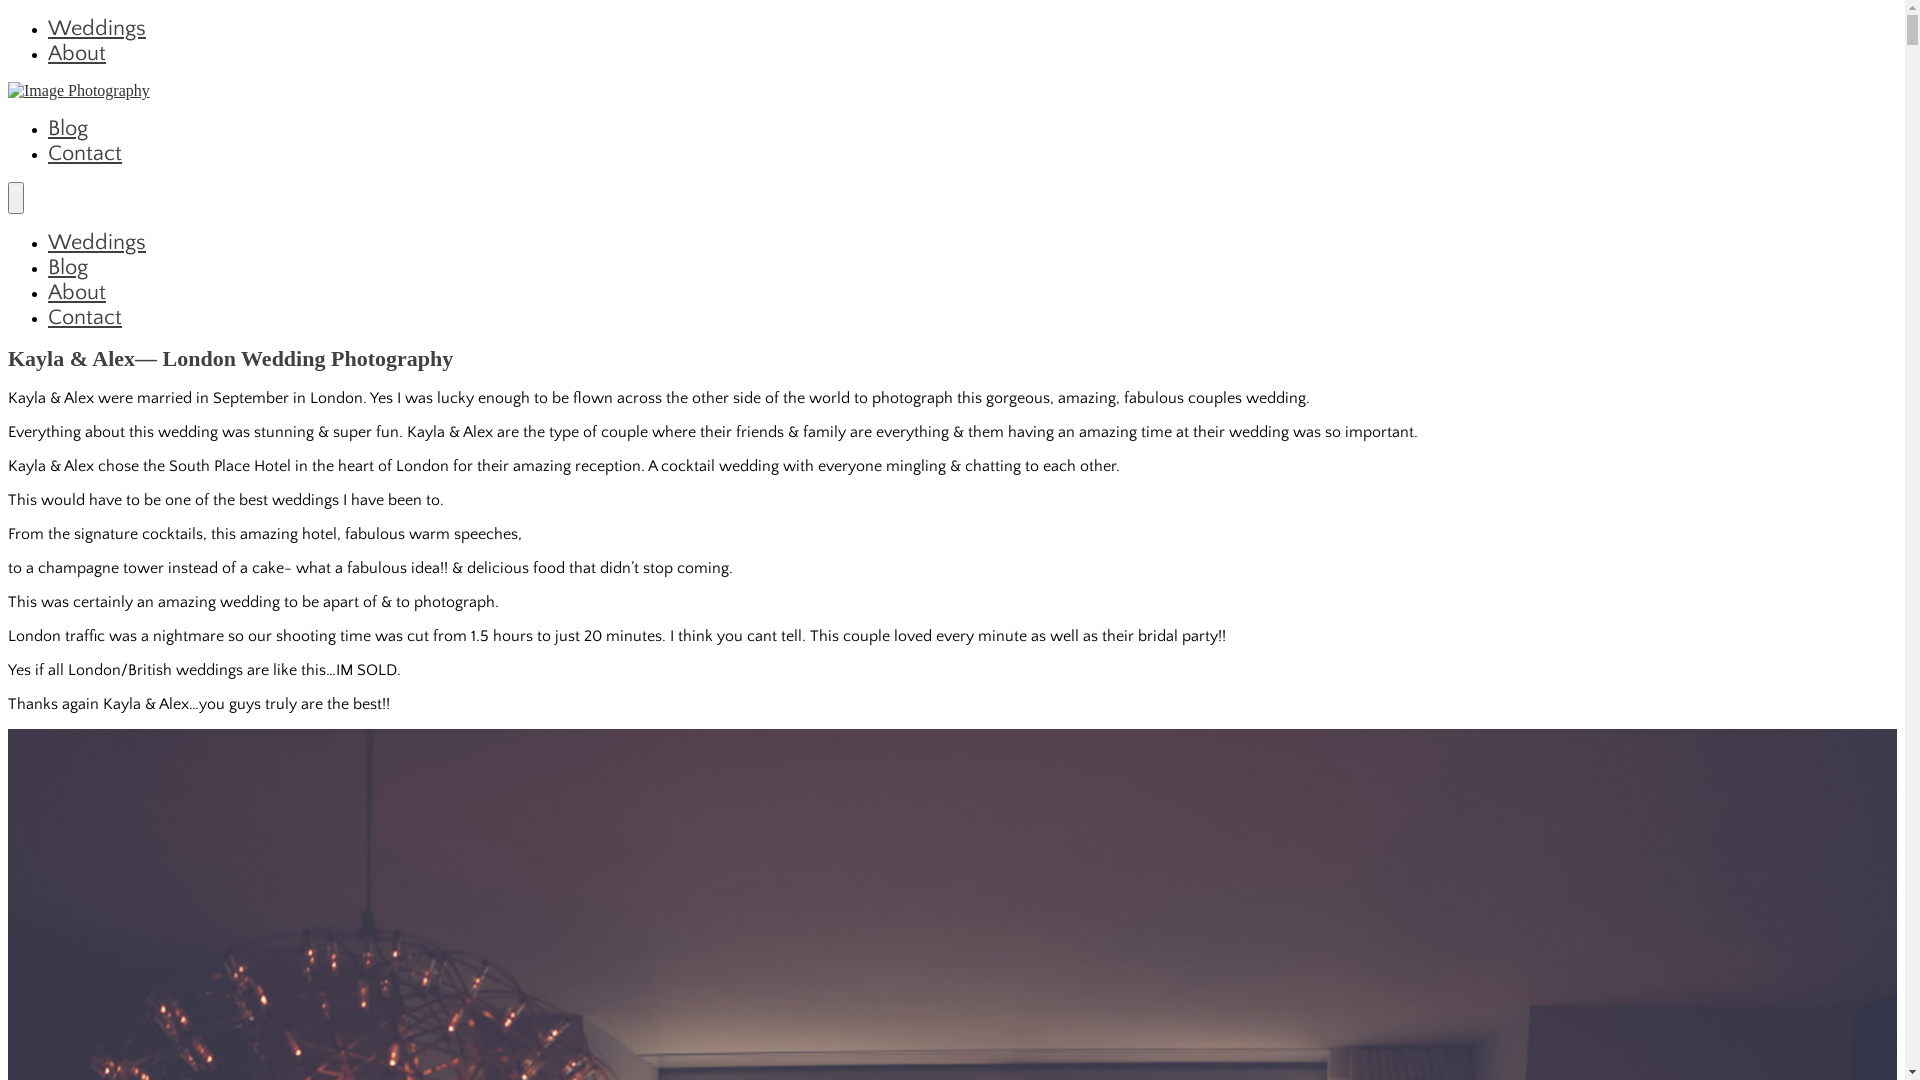  What do you see at coordinates (95, 28) in the screenshot?
I see `'Weddings'` at bounding box center [95, 28].